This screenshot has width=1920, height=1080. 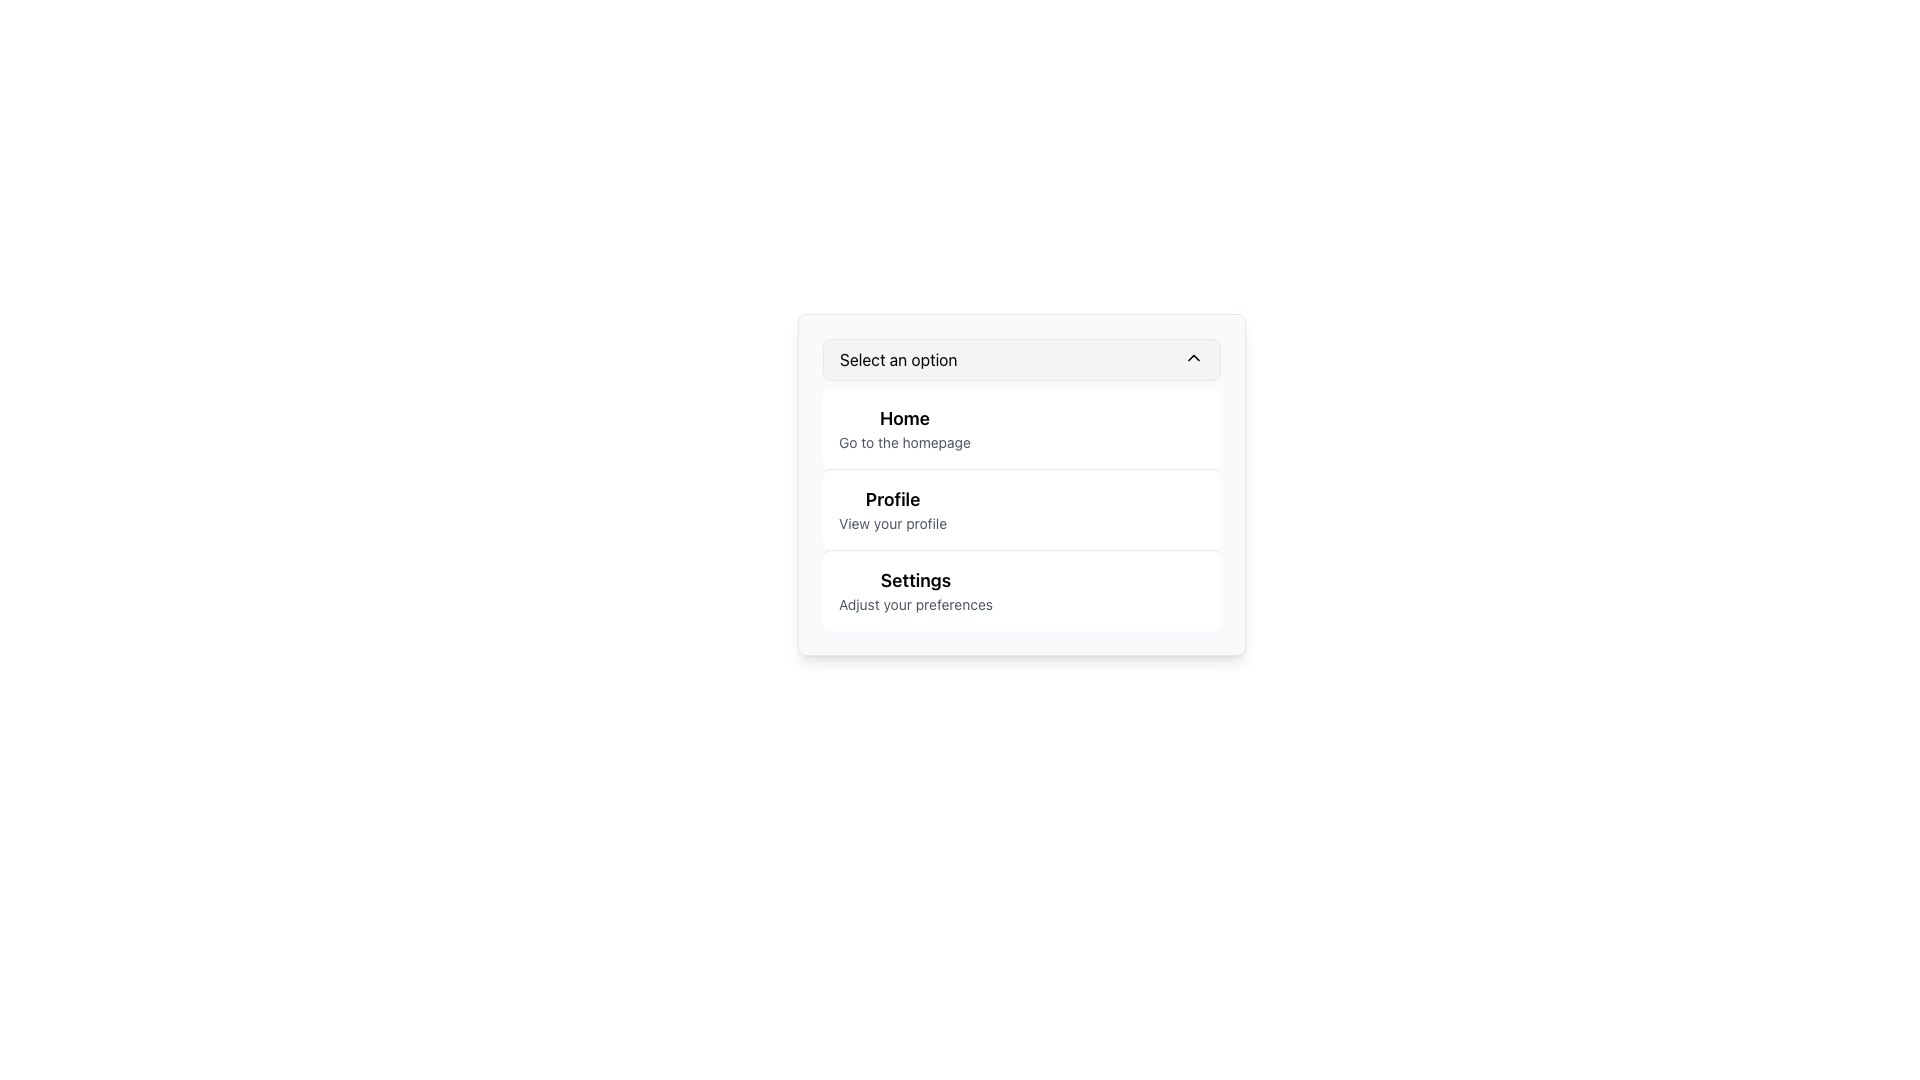 What do you see at coordinates (915, 604) in the screenshot?
I see `the text label that reads 'Adjust your preferences', which is styled in a small font size and light gray color, located directly below the title 'Settings'` at bounding box center [915, 604].